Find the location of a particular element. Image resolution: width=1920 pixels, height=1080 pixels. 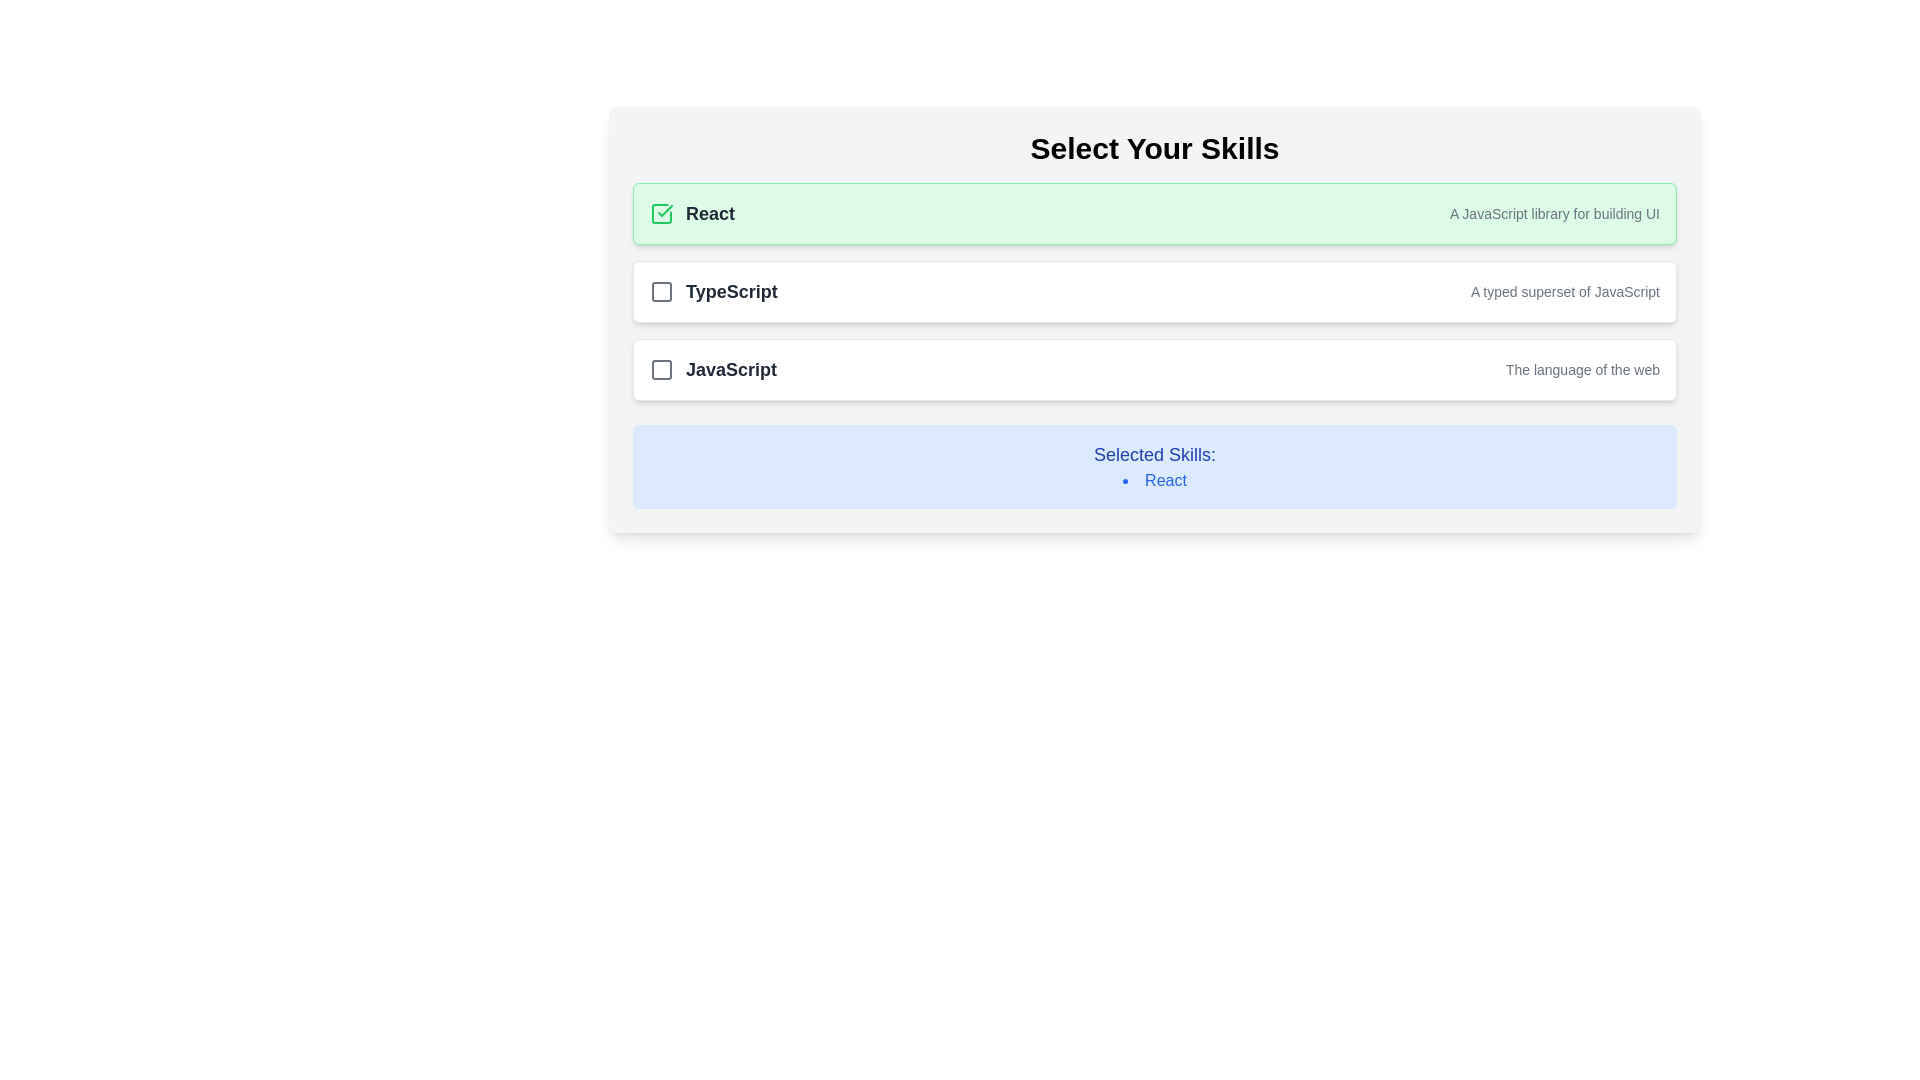

the text label 'React' which is styled in blue and positioned with a disc bullet point, located under the heading 'Selected Skills:' in the central-bottom section of the interface is located at coordinates (1155, 481).